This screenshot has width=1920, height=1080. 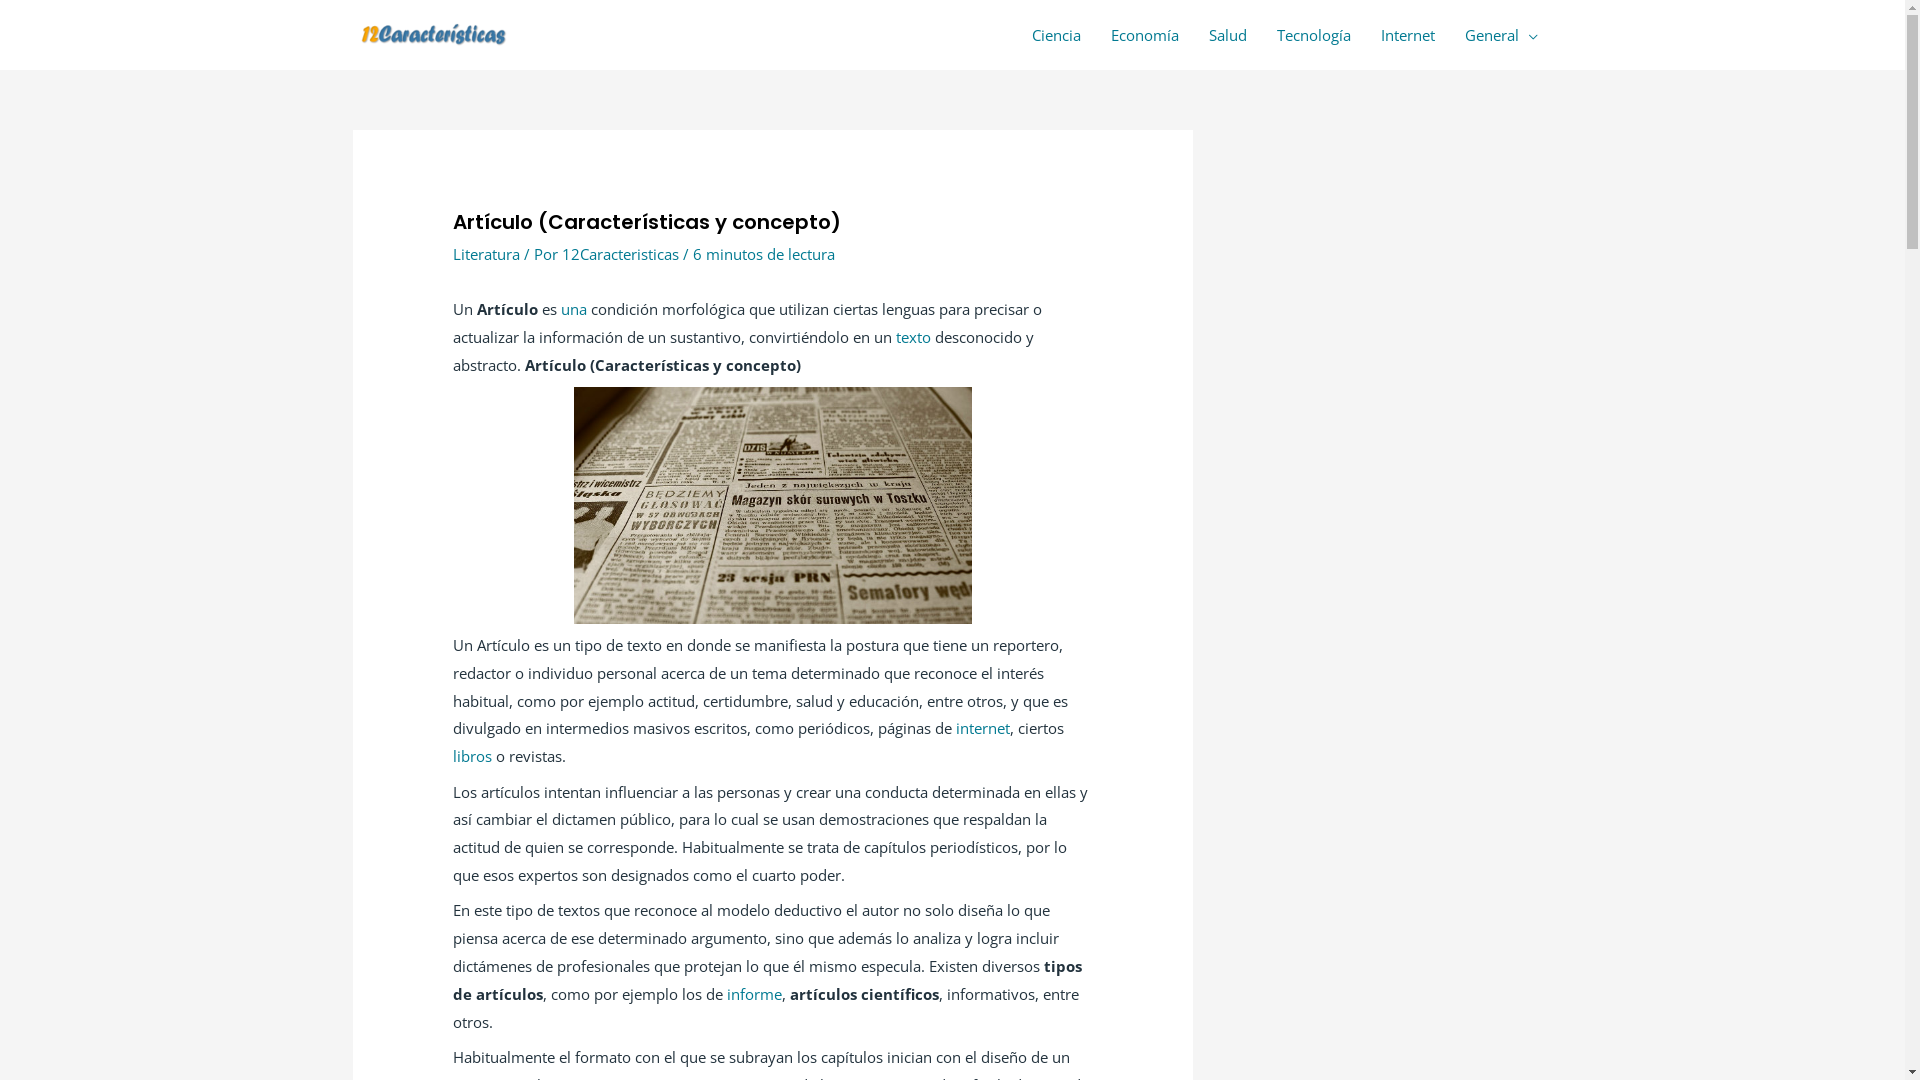 I want to click on 'Ciencia', so click(x=1054, y=34).